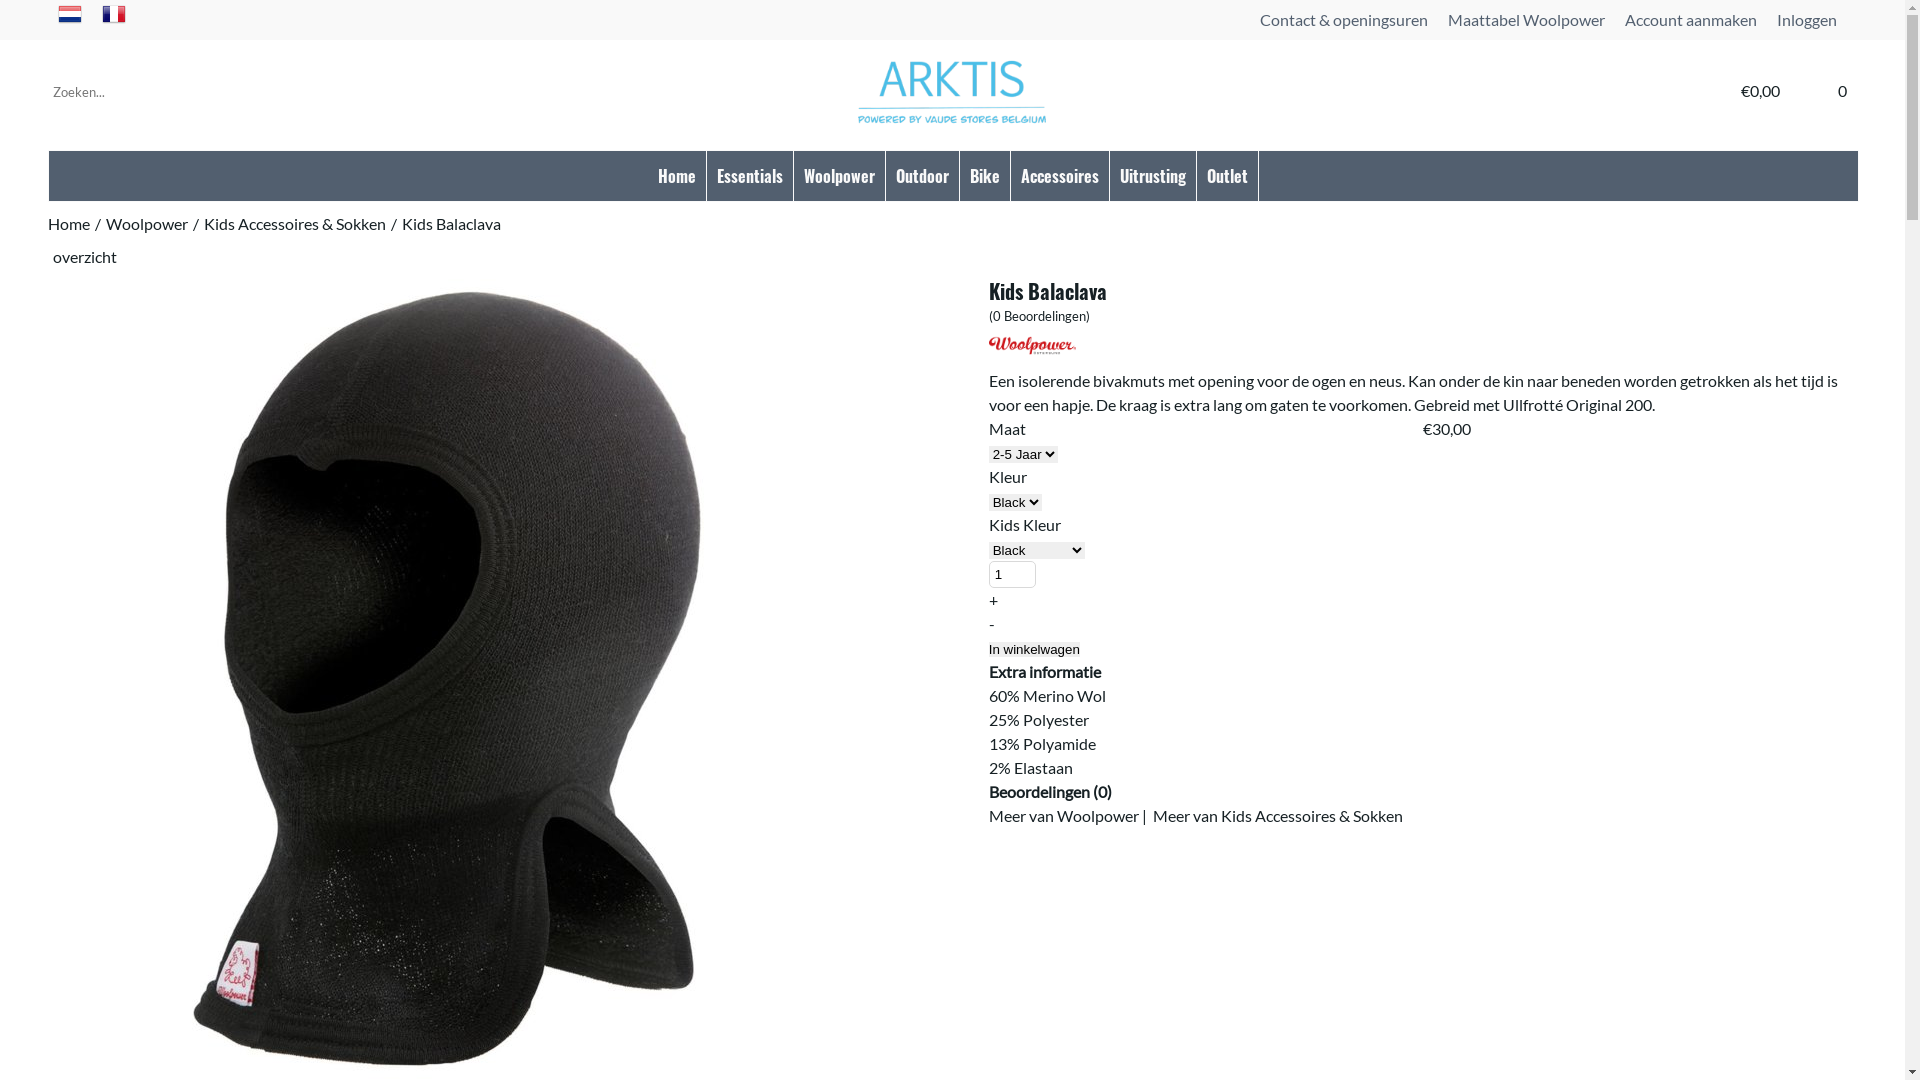 The image size is (1920, 1080). I want to click on 'Woolpower', so click(146, 225).